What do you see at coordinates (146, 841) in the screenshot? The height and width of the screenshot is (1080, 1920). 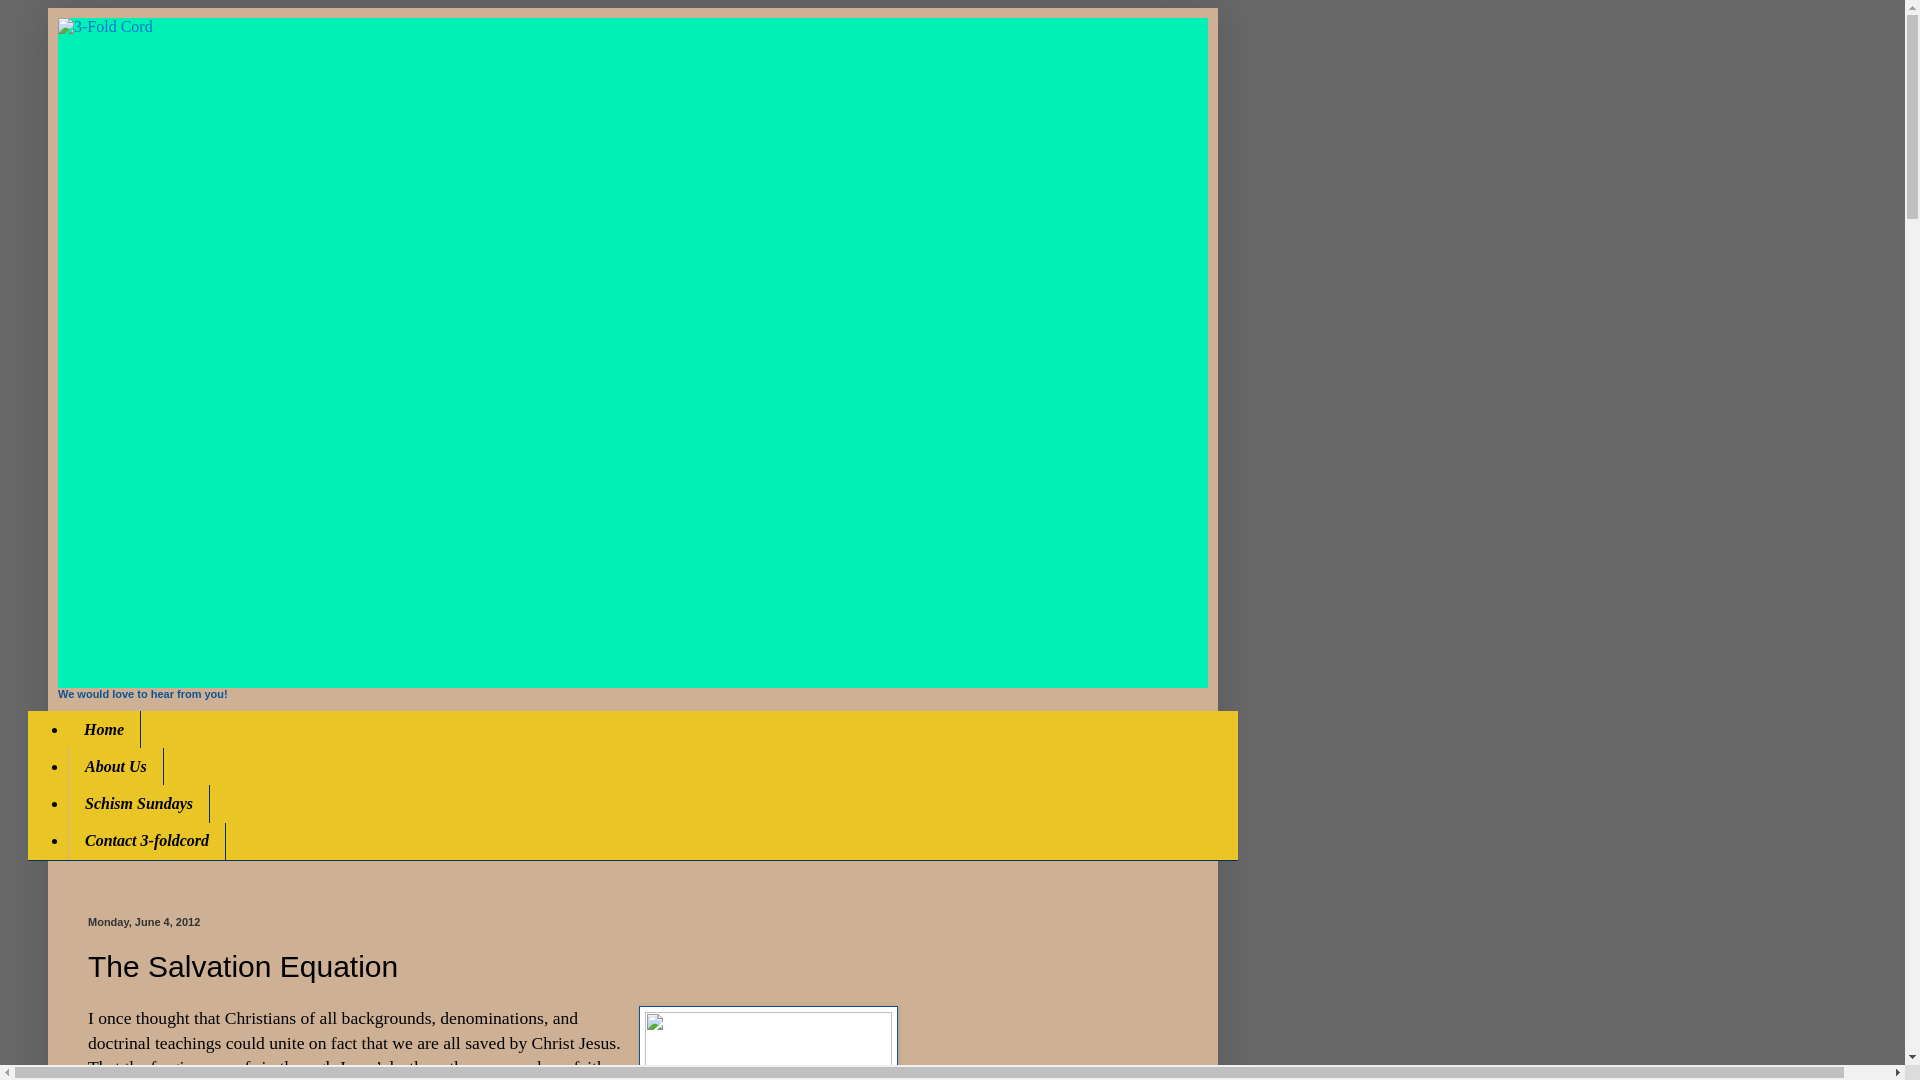 I see `'Contact 3-foldcord'` at bounding box center [146, 841].